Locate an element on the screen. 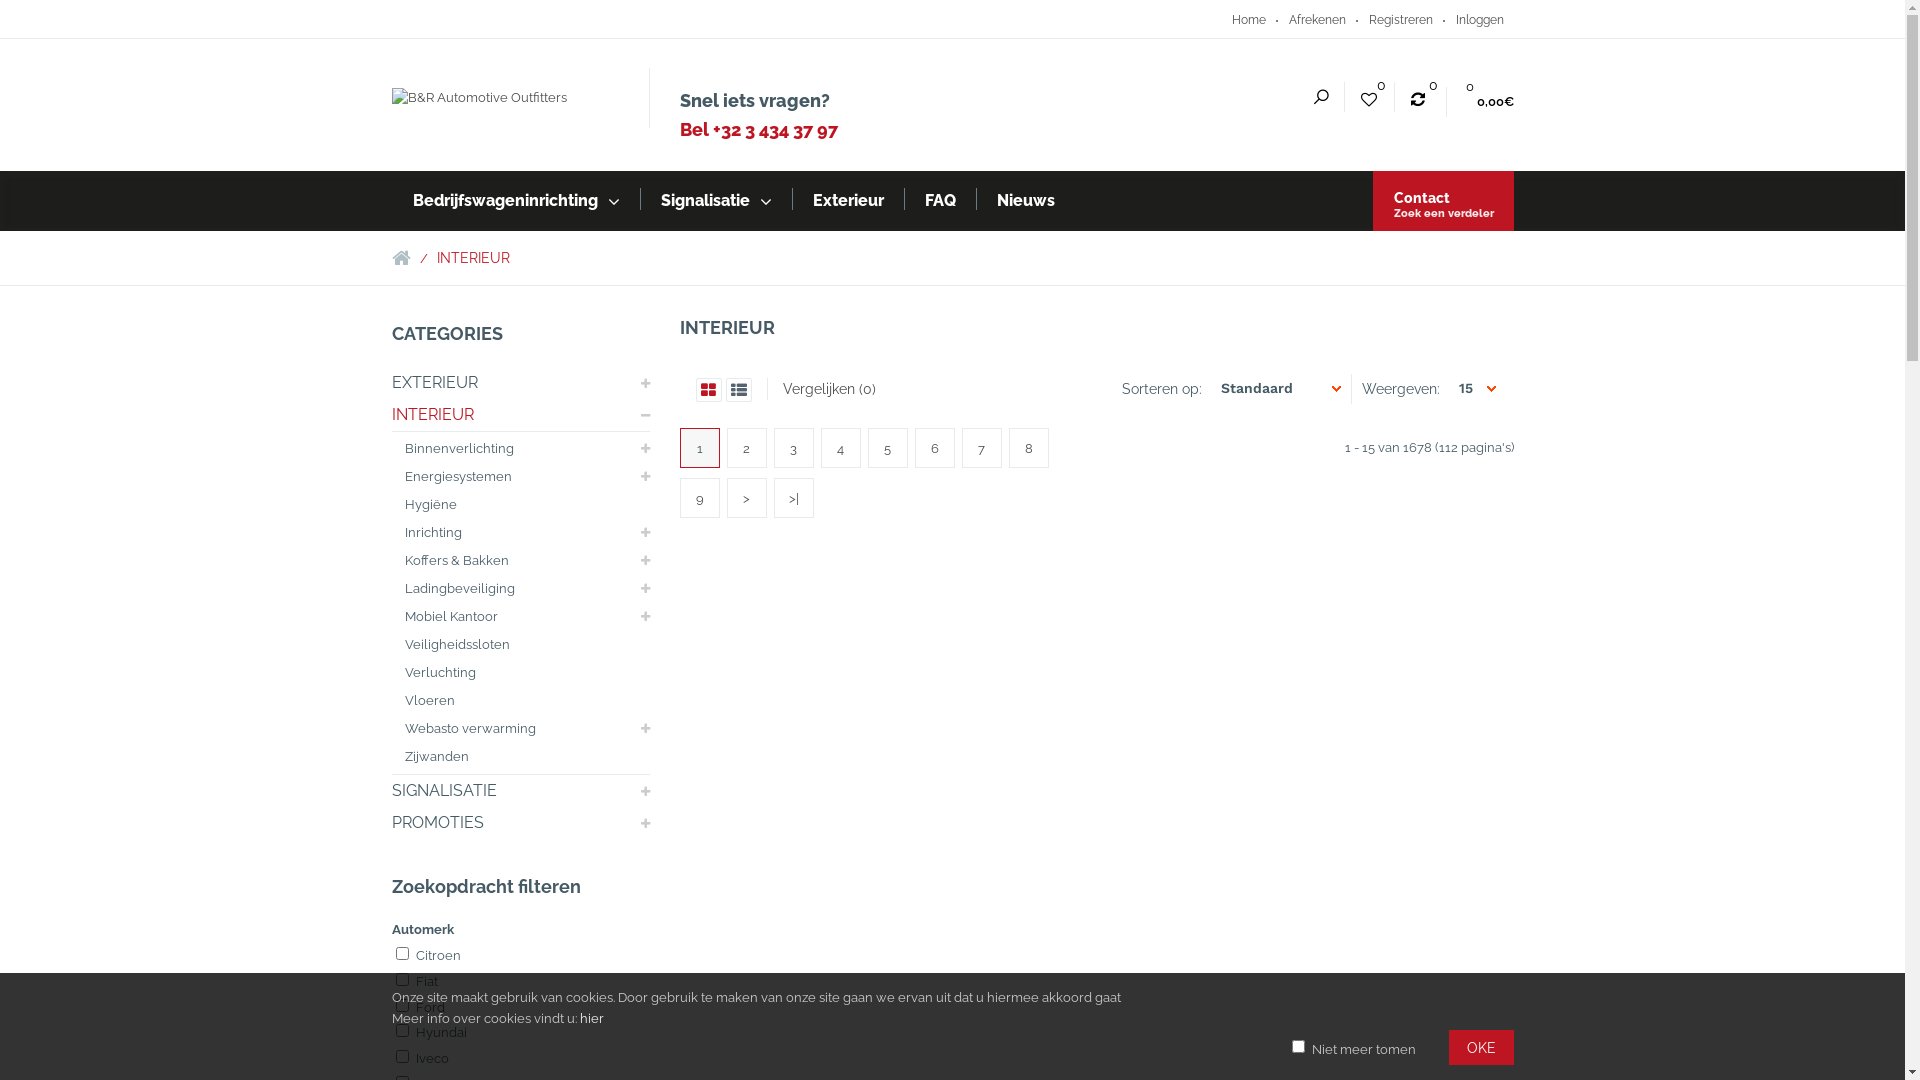  'INTERIEUR' is located at coordinates (471, 257).